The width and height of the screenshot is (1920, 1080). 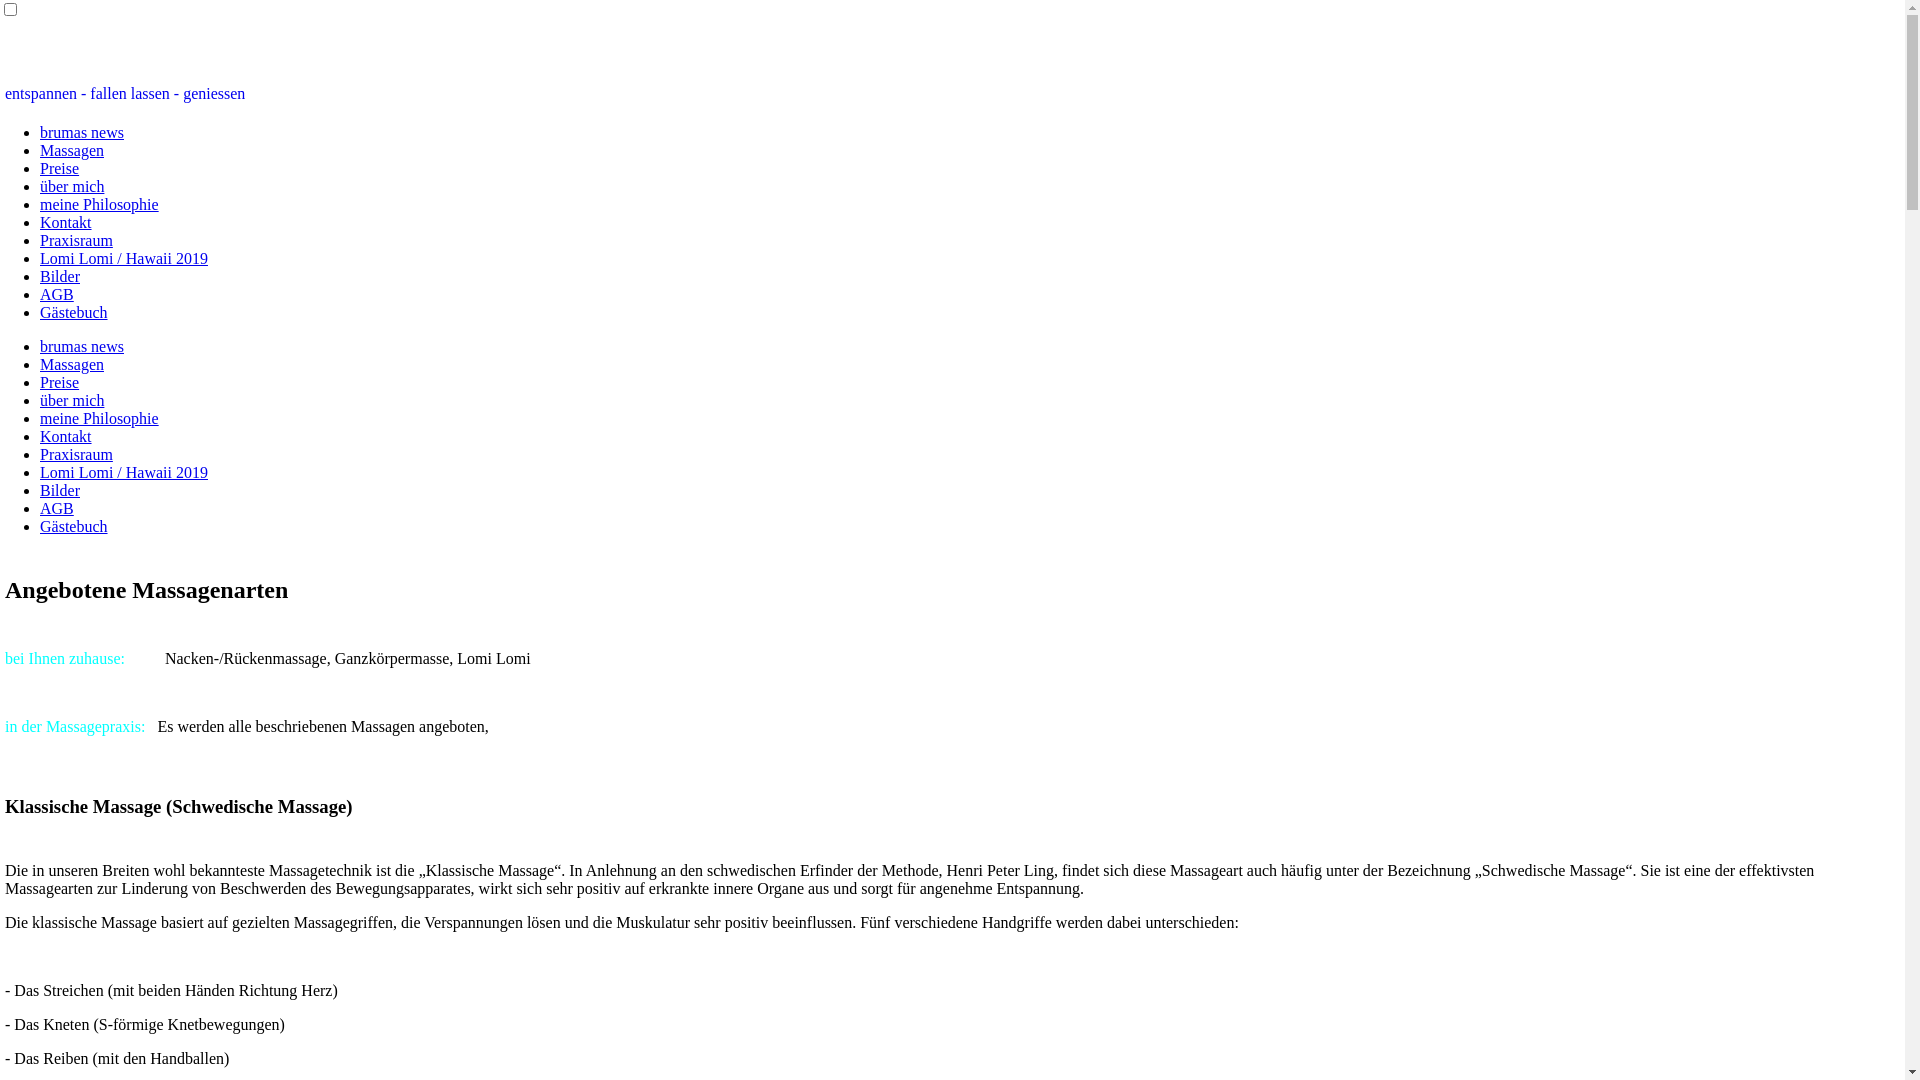 I want to click on 'meine Philosophie', so click(x=39, y=204).